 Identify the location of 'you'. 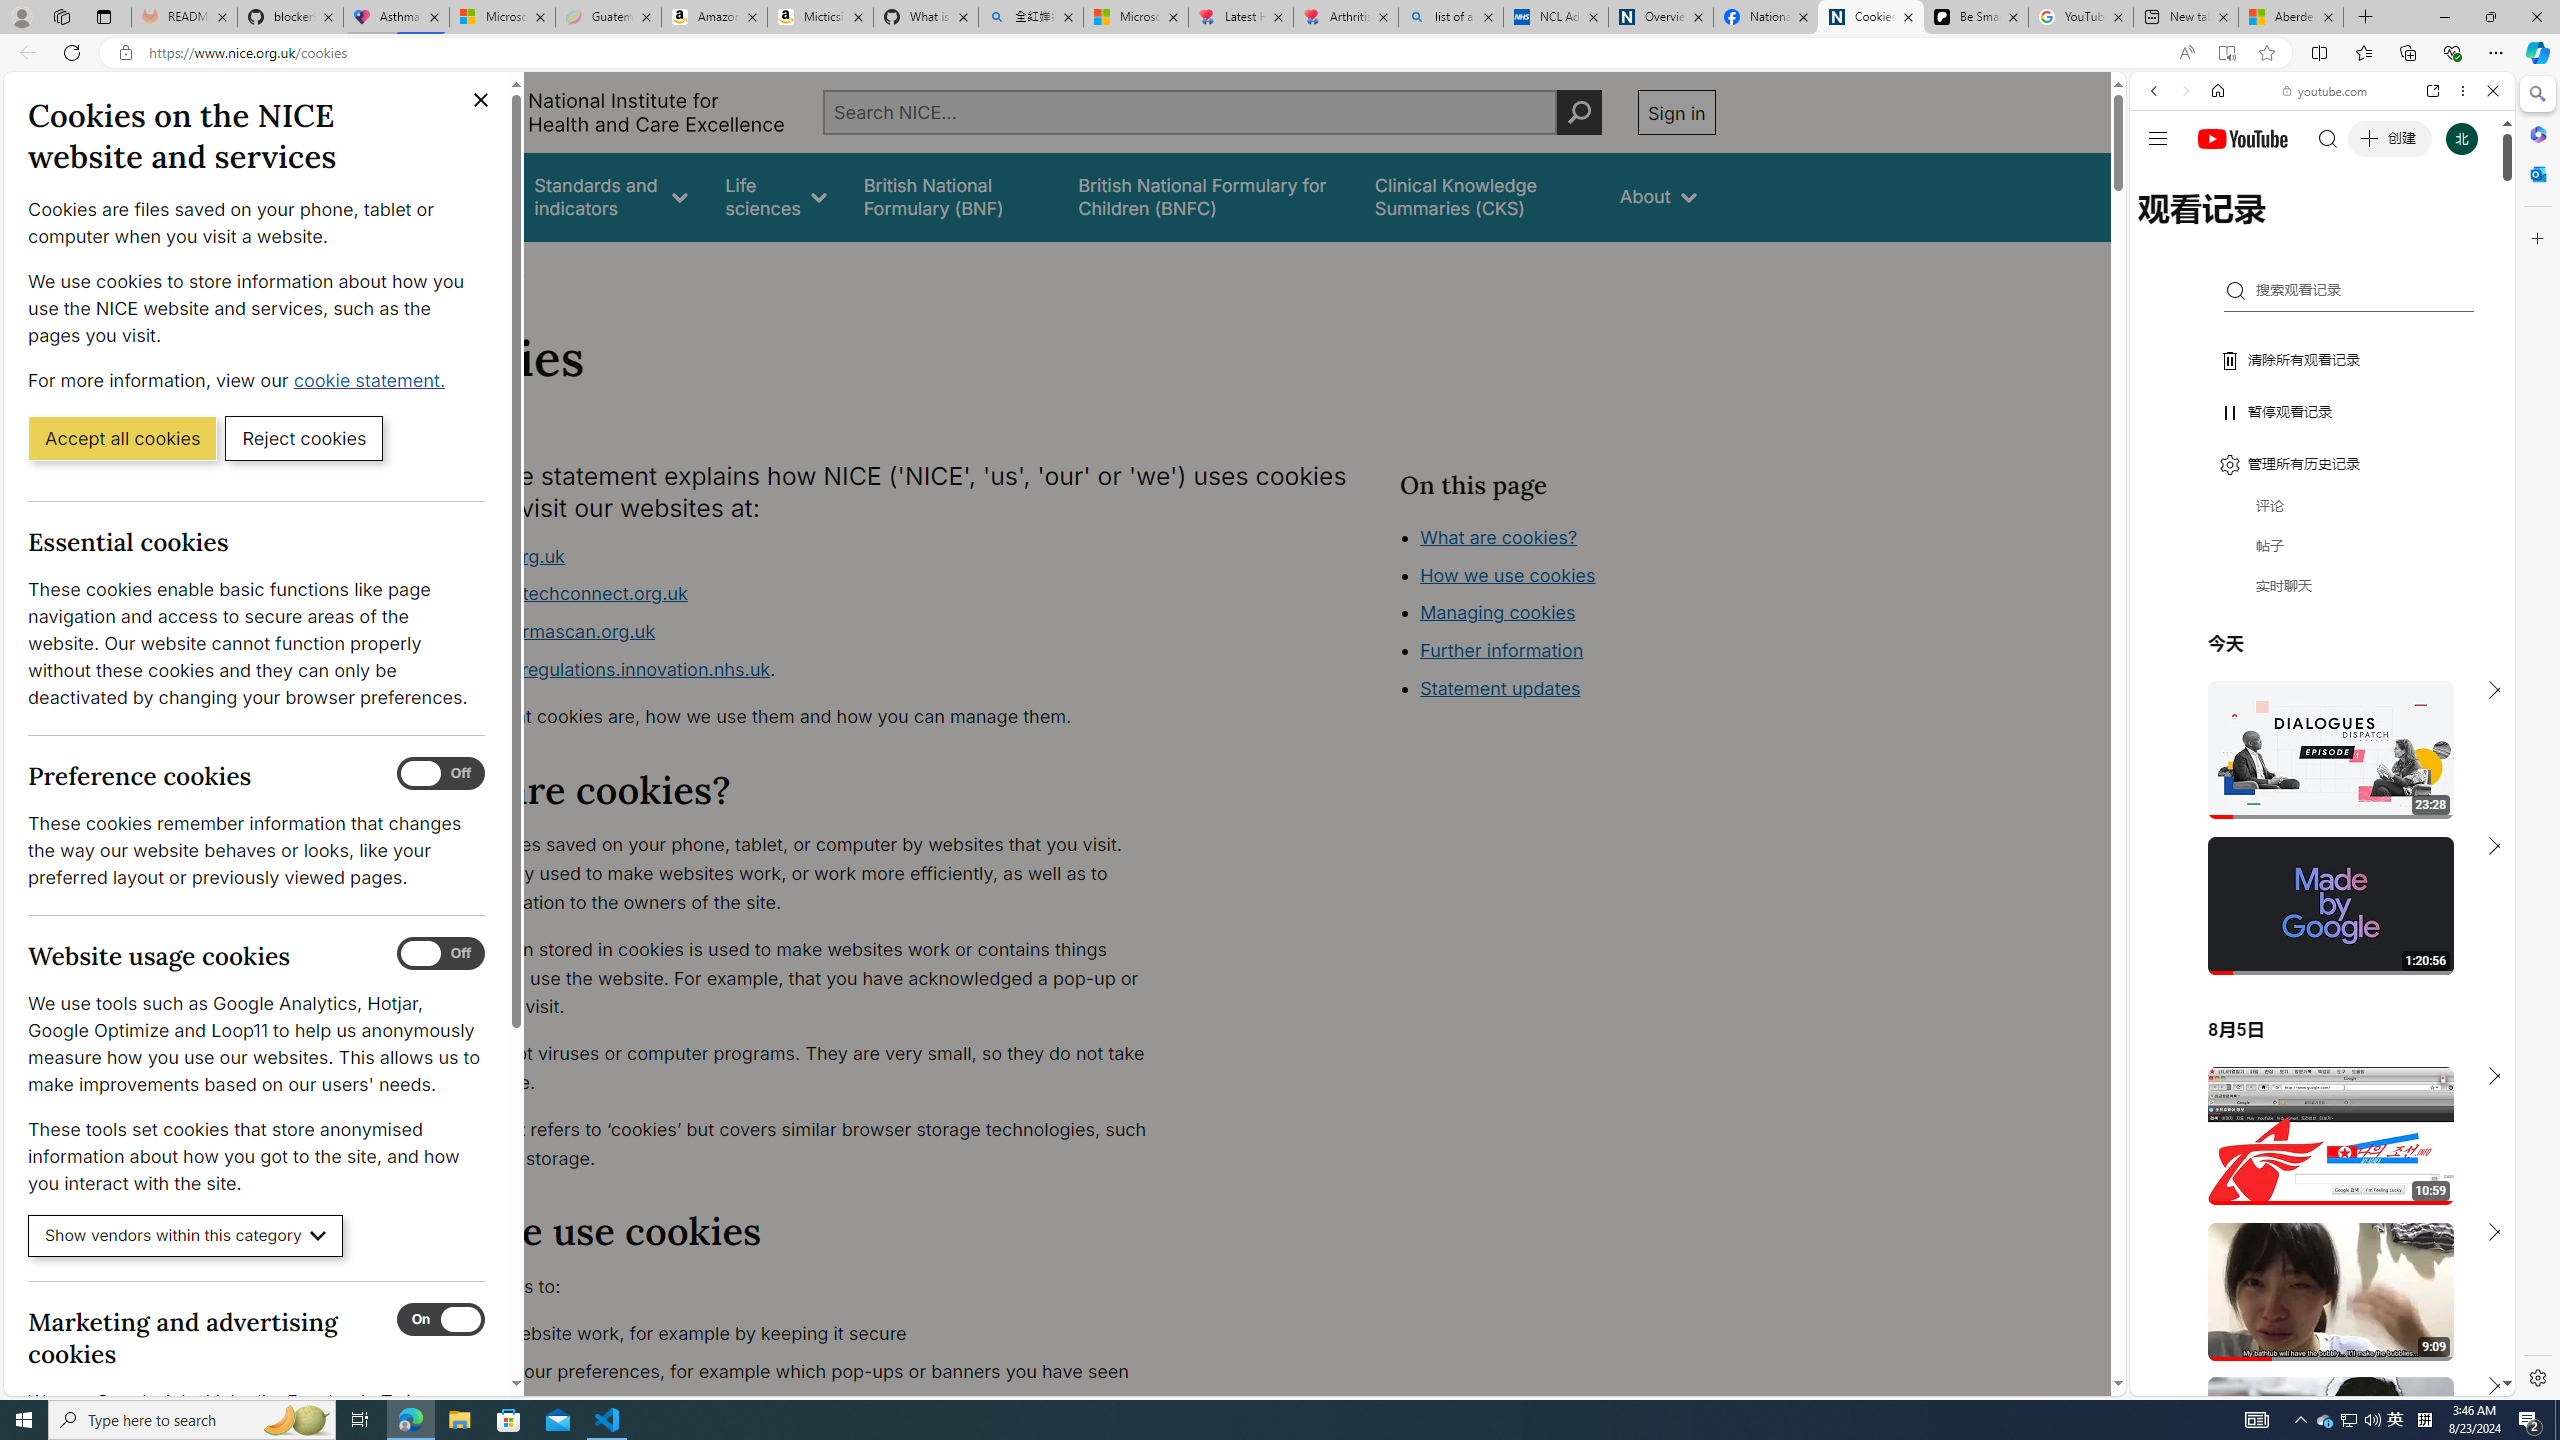
(2314, 1328).